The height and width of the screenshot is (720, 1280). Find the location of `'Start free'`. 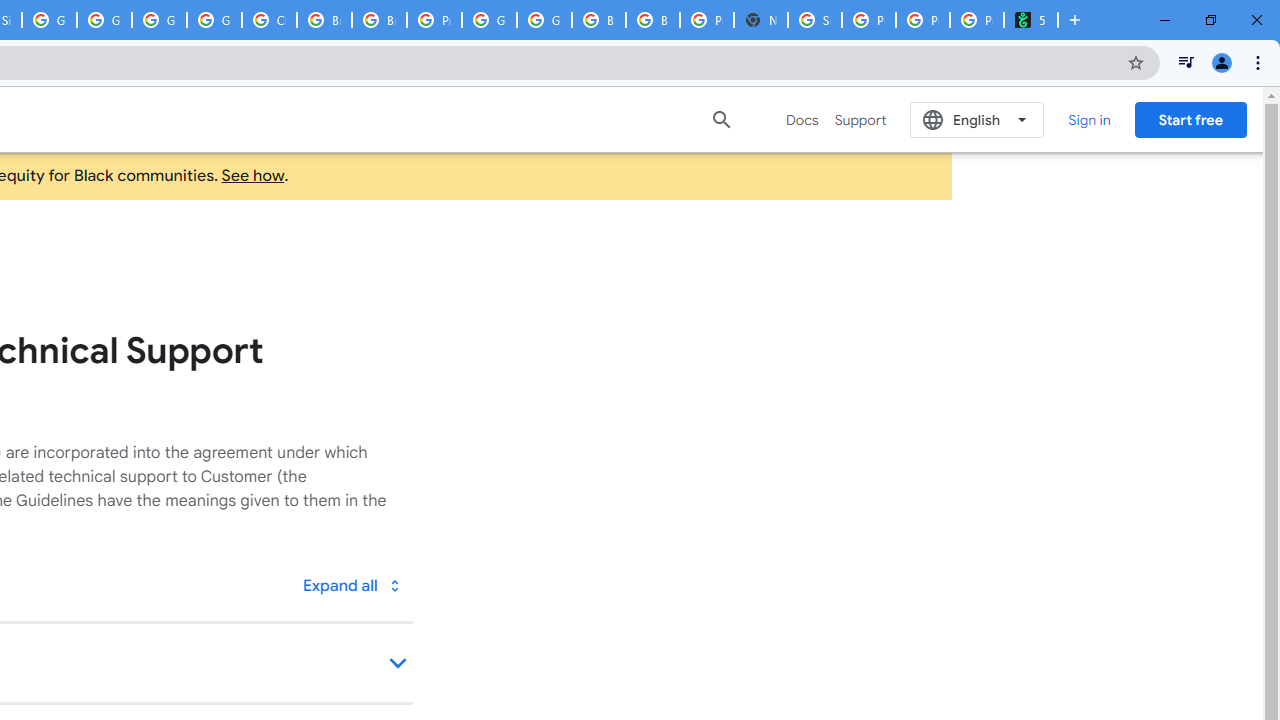

'Start free' is located at coordinates (1190, 119).